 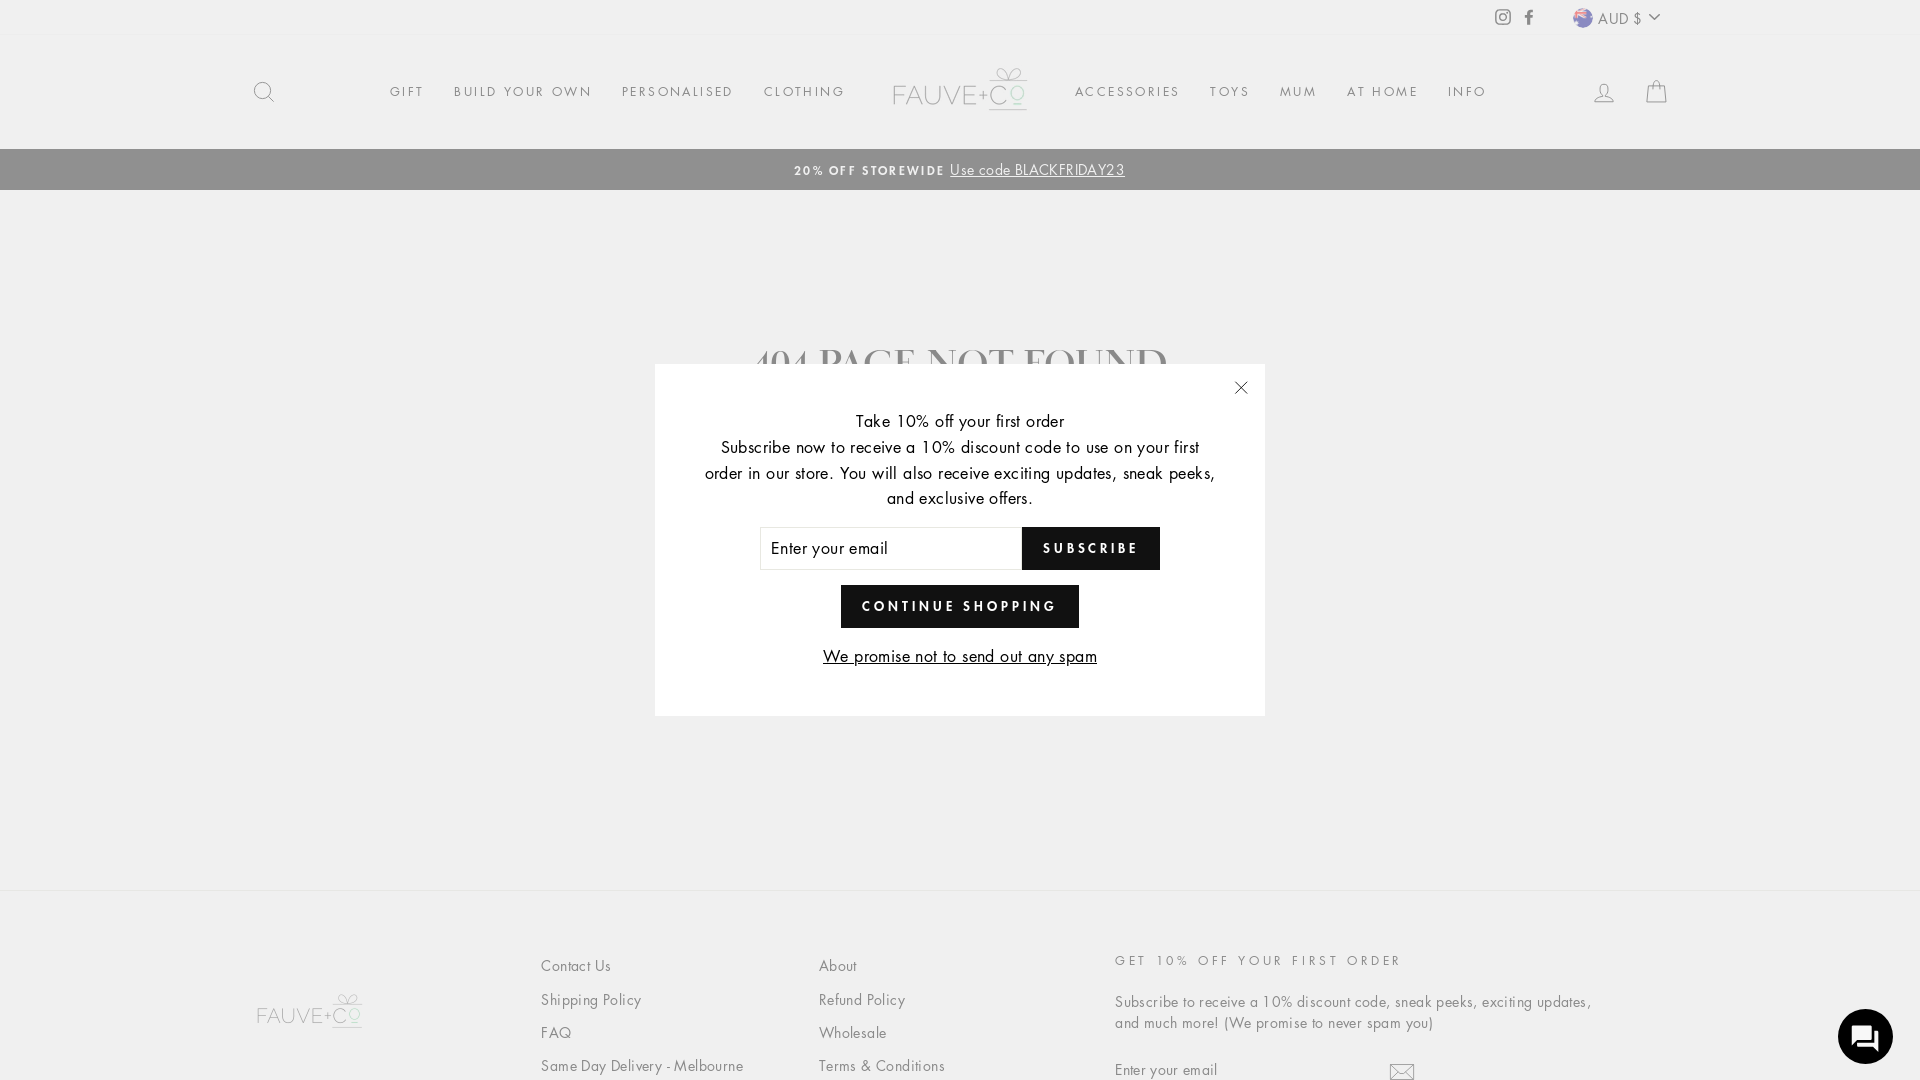 I want to click on 'PERSONALISED', so click(x=677, y=92).